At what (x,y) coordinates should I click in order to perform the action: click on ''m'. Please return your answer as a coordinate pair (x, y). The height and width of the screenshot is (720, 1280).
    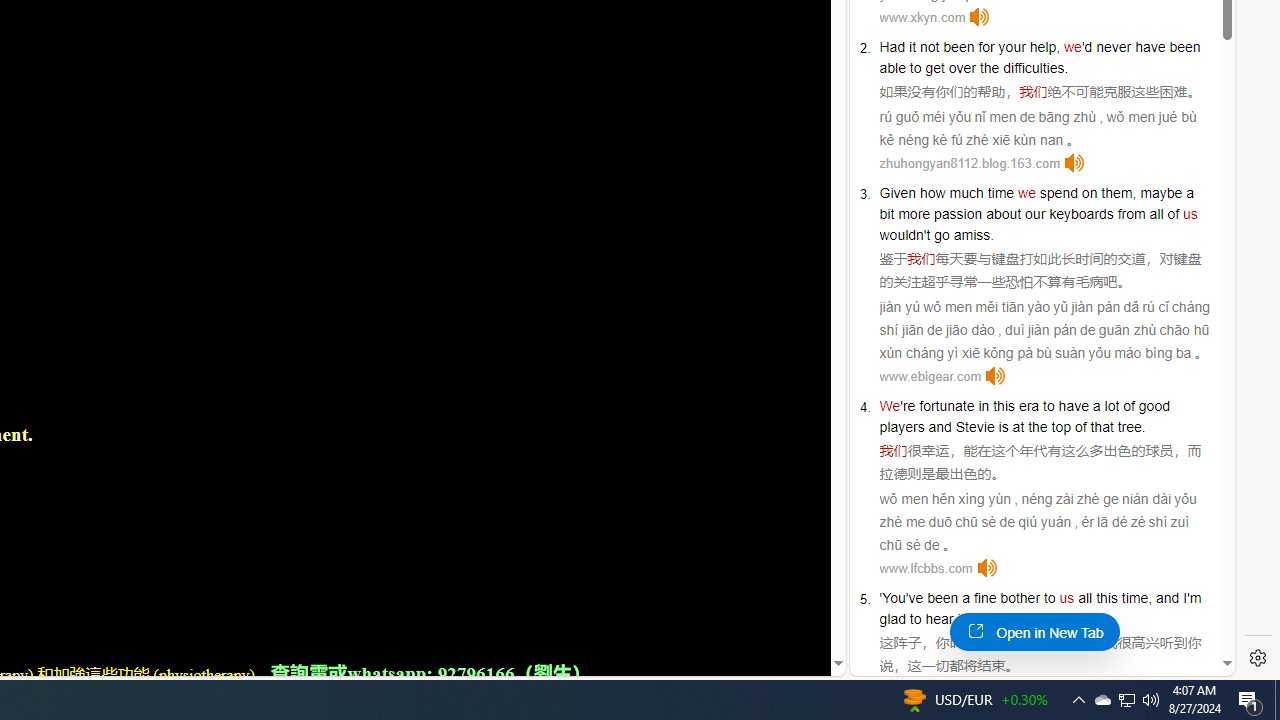
    Looking at the image, I should click on (1194, 596).